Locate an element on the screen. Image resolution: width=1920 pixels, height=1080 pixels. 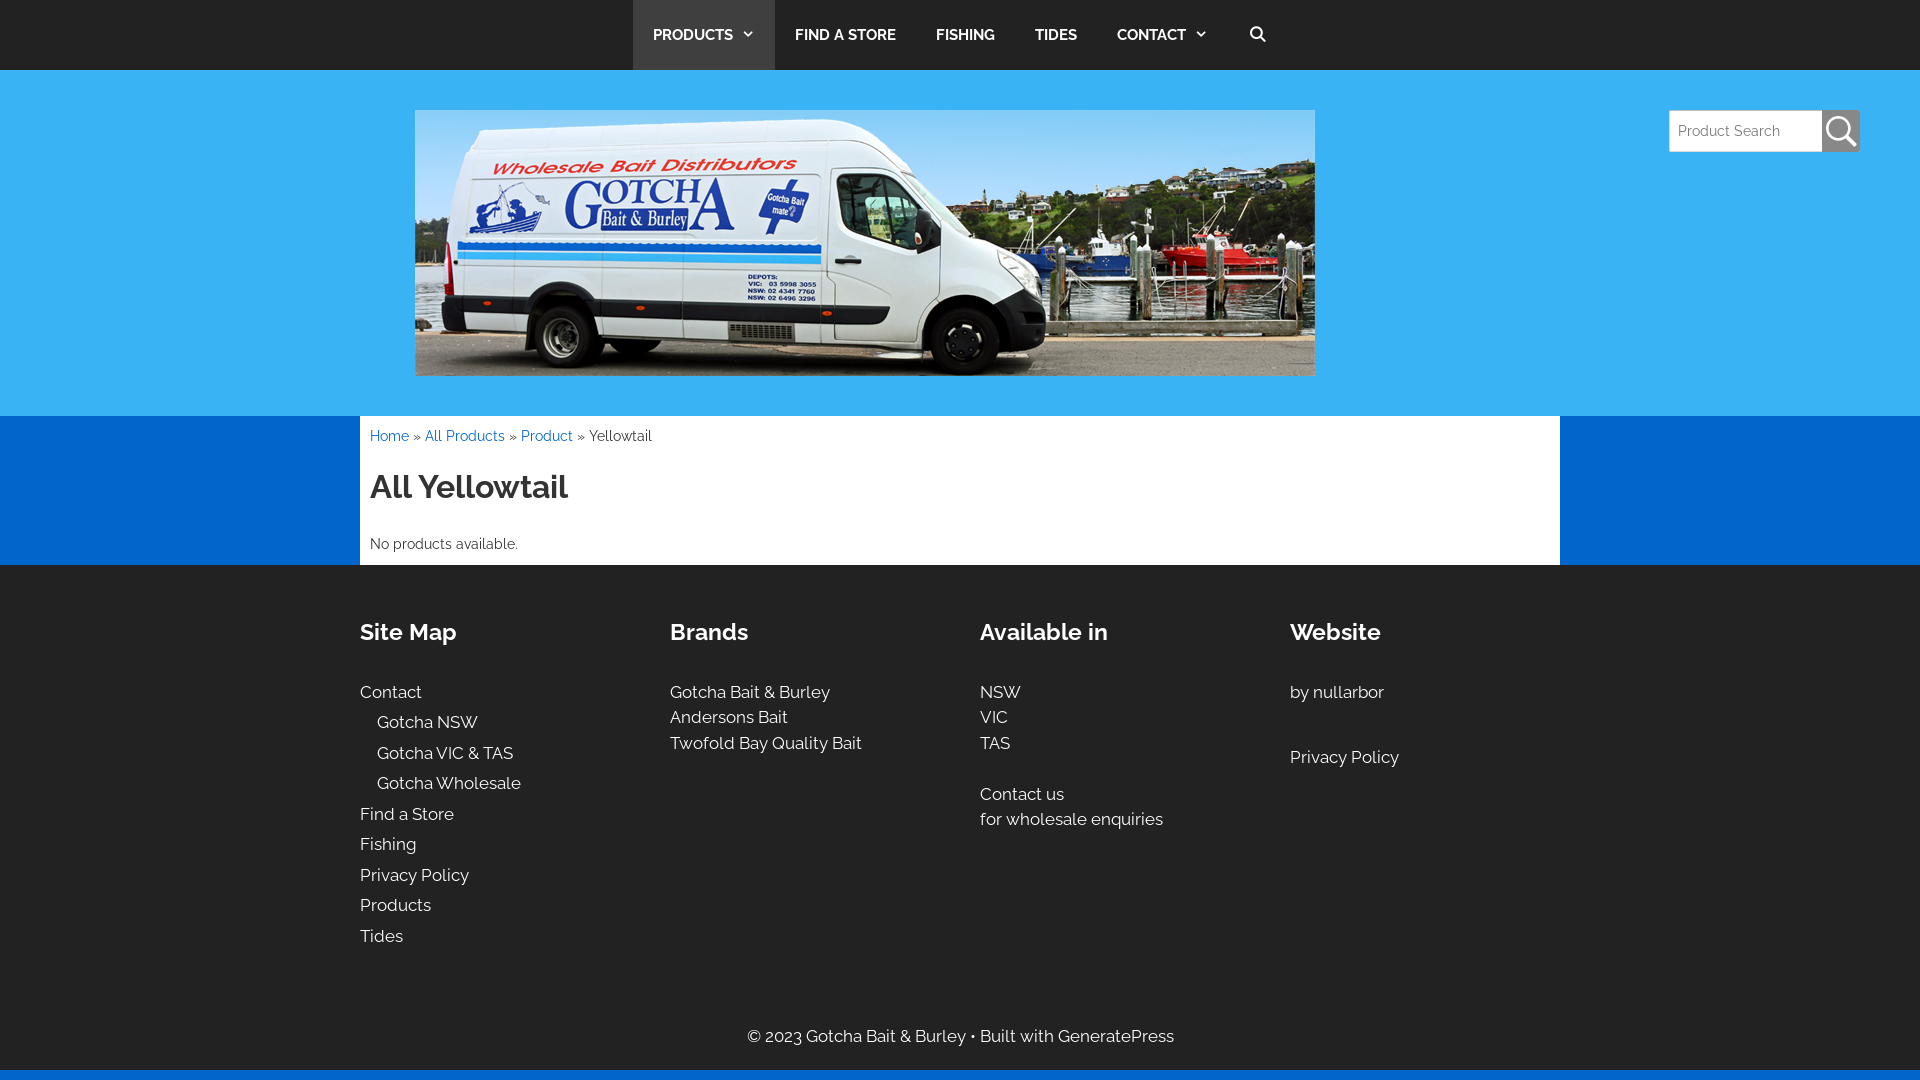
'TAS' is located at coordinates (994, 743).